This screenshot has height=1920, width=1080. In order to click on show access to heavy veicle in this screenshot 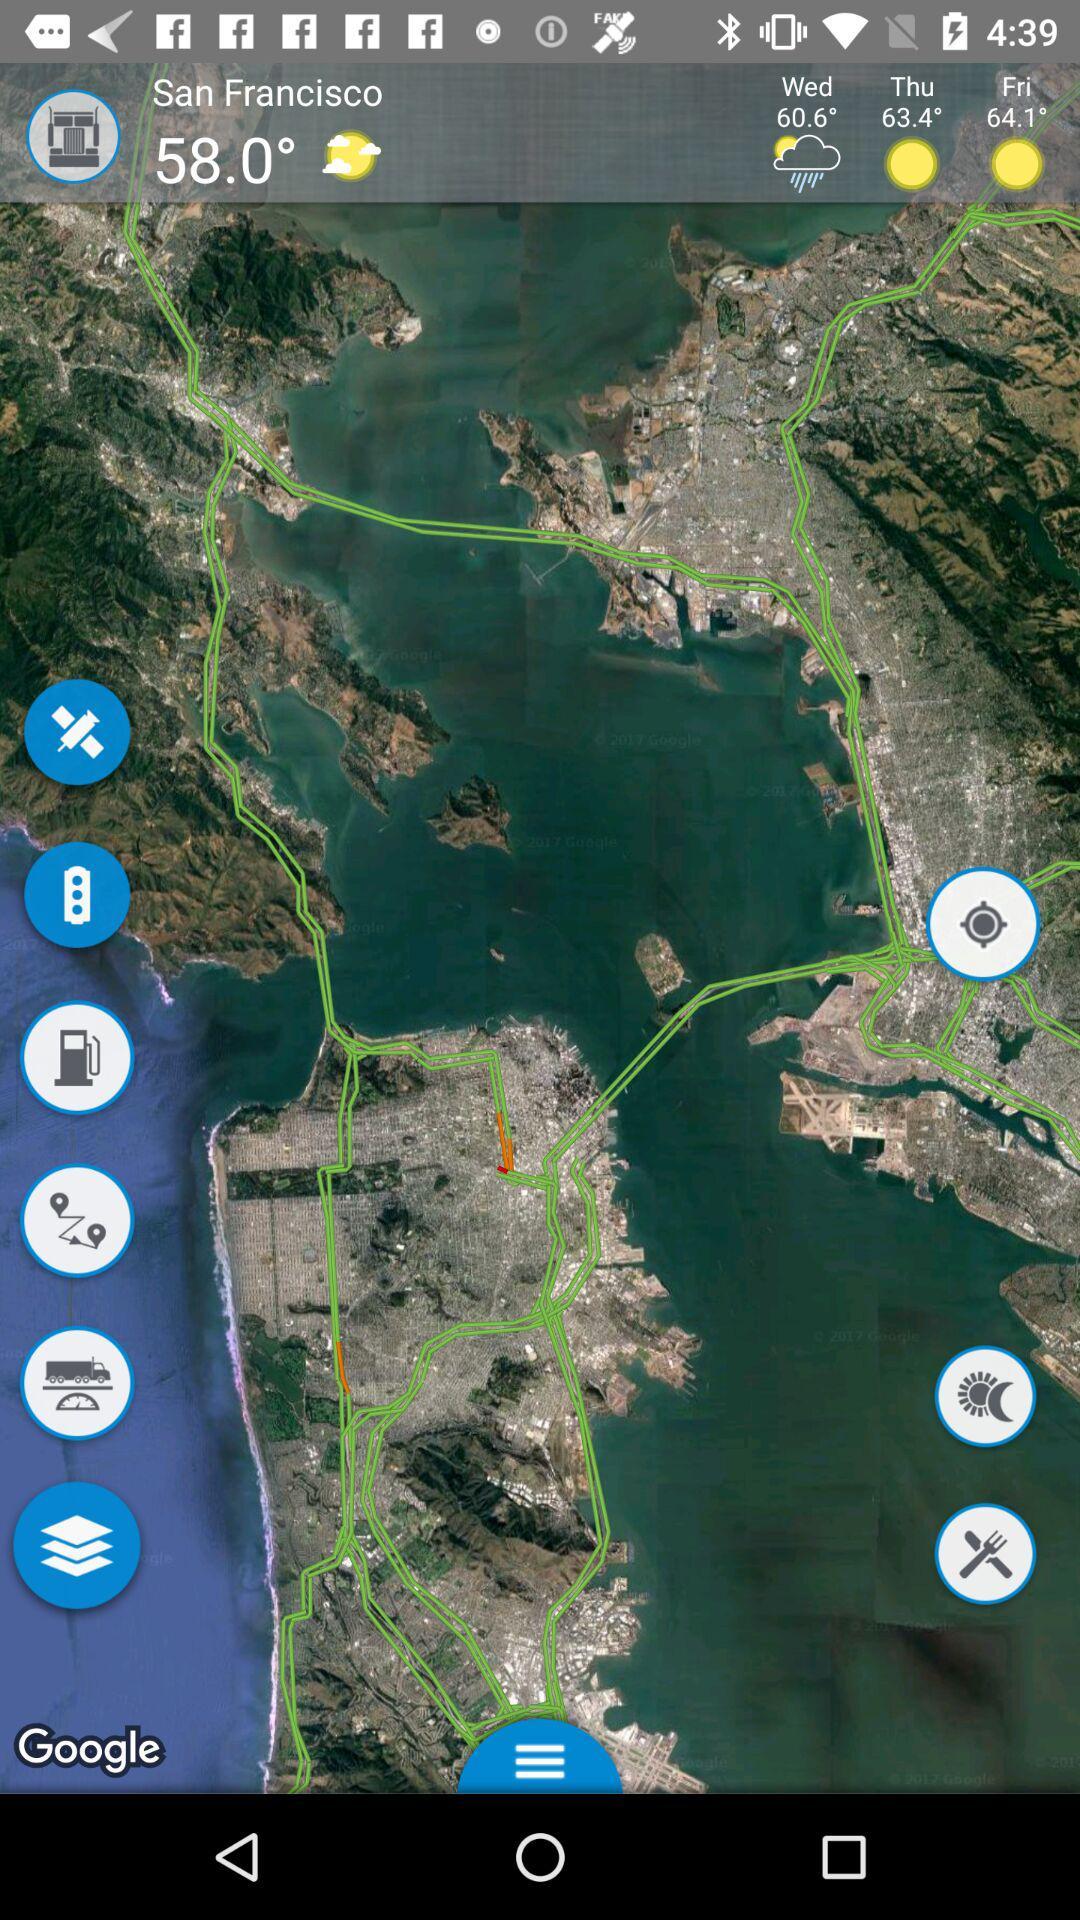, I will do `click(75, 1386)`.